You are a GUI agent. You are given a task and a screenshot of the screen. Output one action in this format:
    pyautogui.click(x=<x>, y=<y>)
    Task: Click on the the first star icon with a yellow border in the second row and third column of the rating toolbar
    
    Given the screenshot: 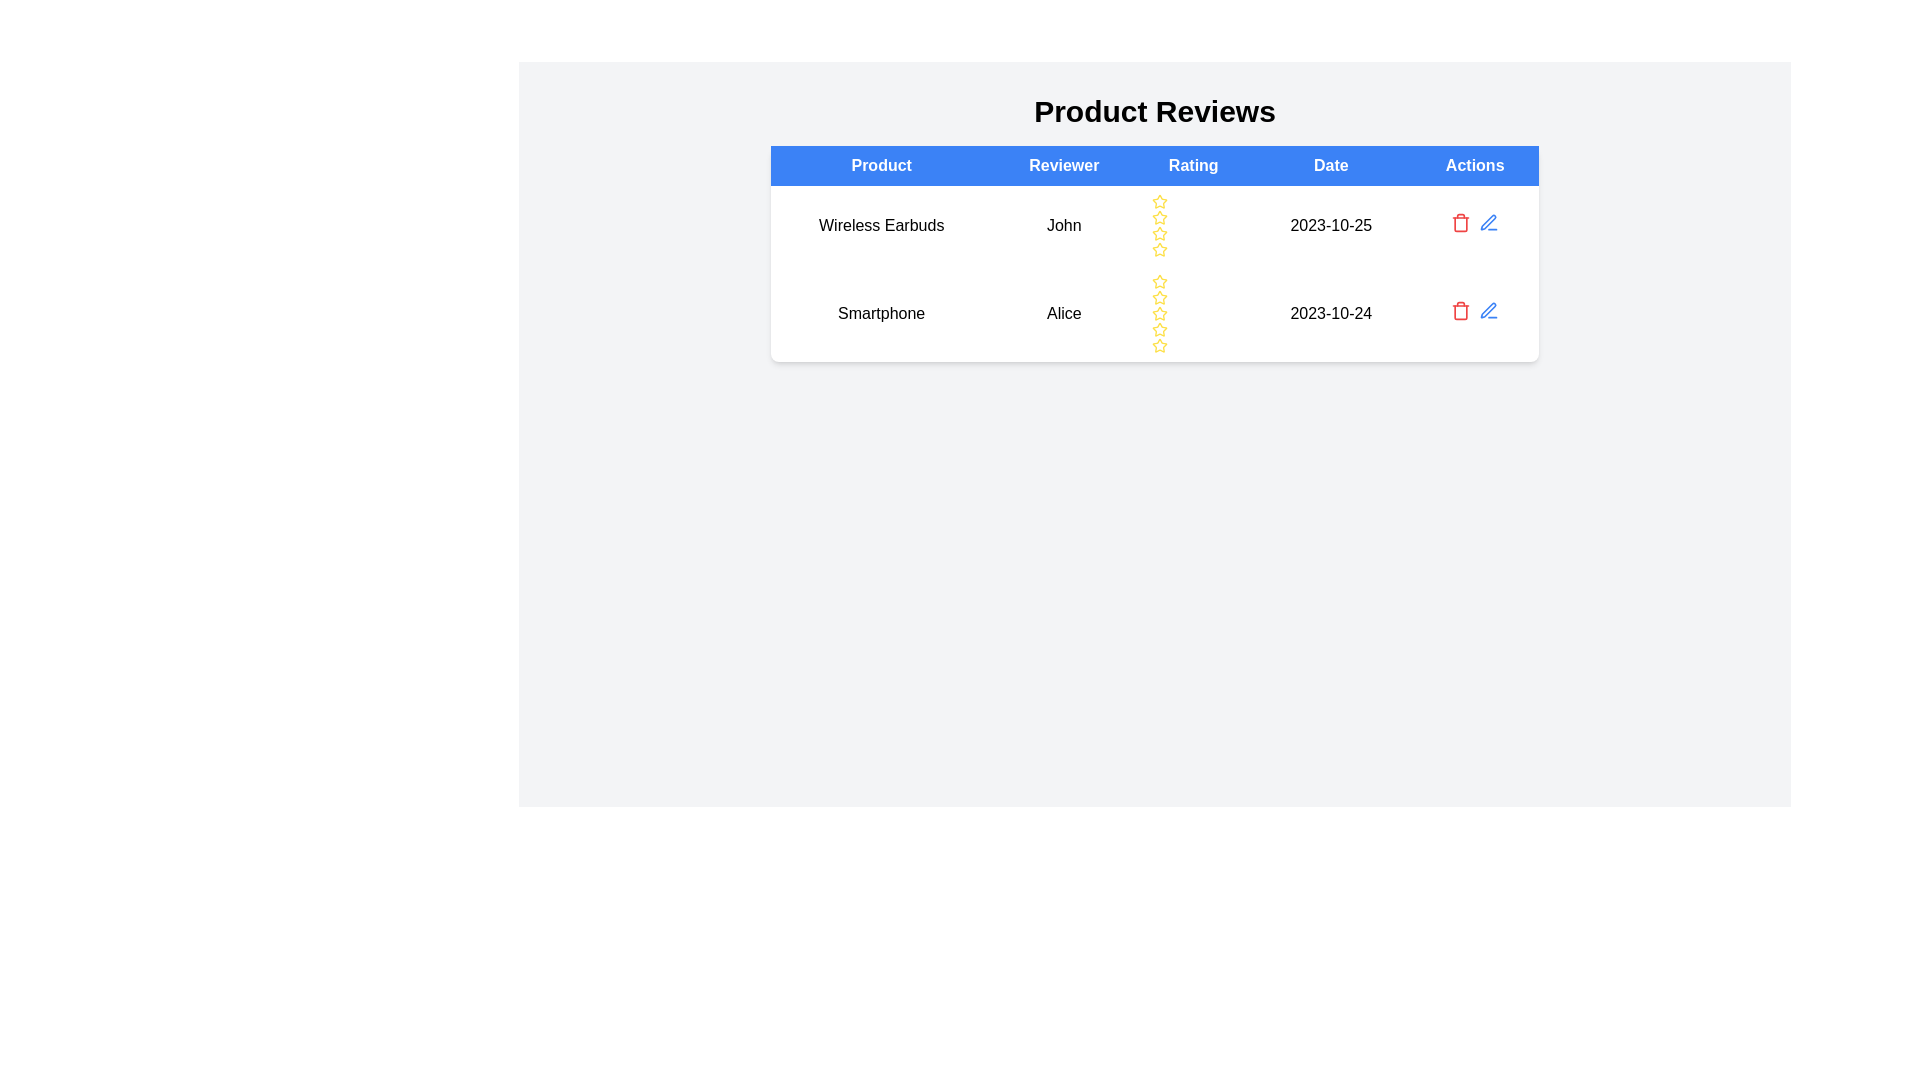 What is the action you would take?
    pyautogui.click(x=1160, y=281)
    